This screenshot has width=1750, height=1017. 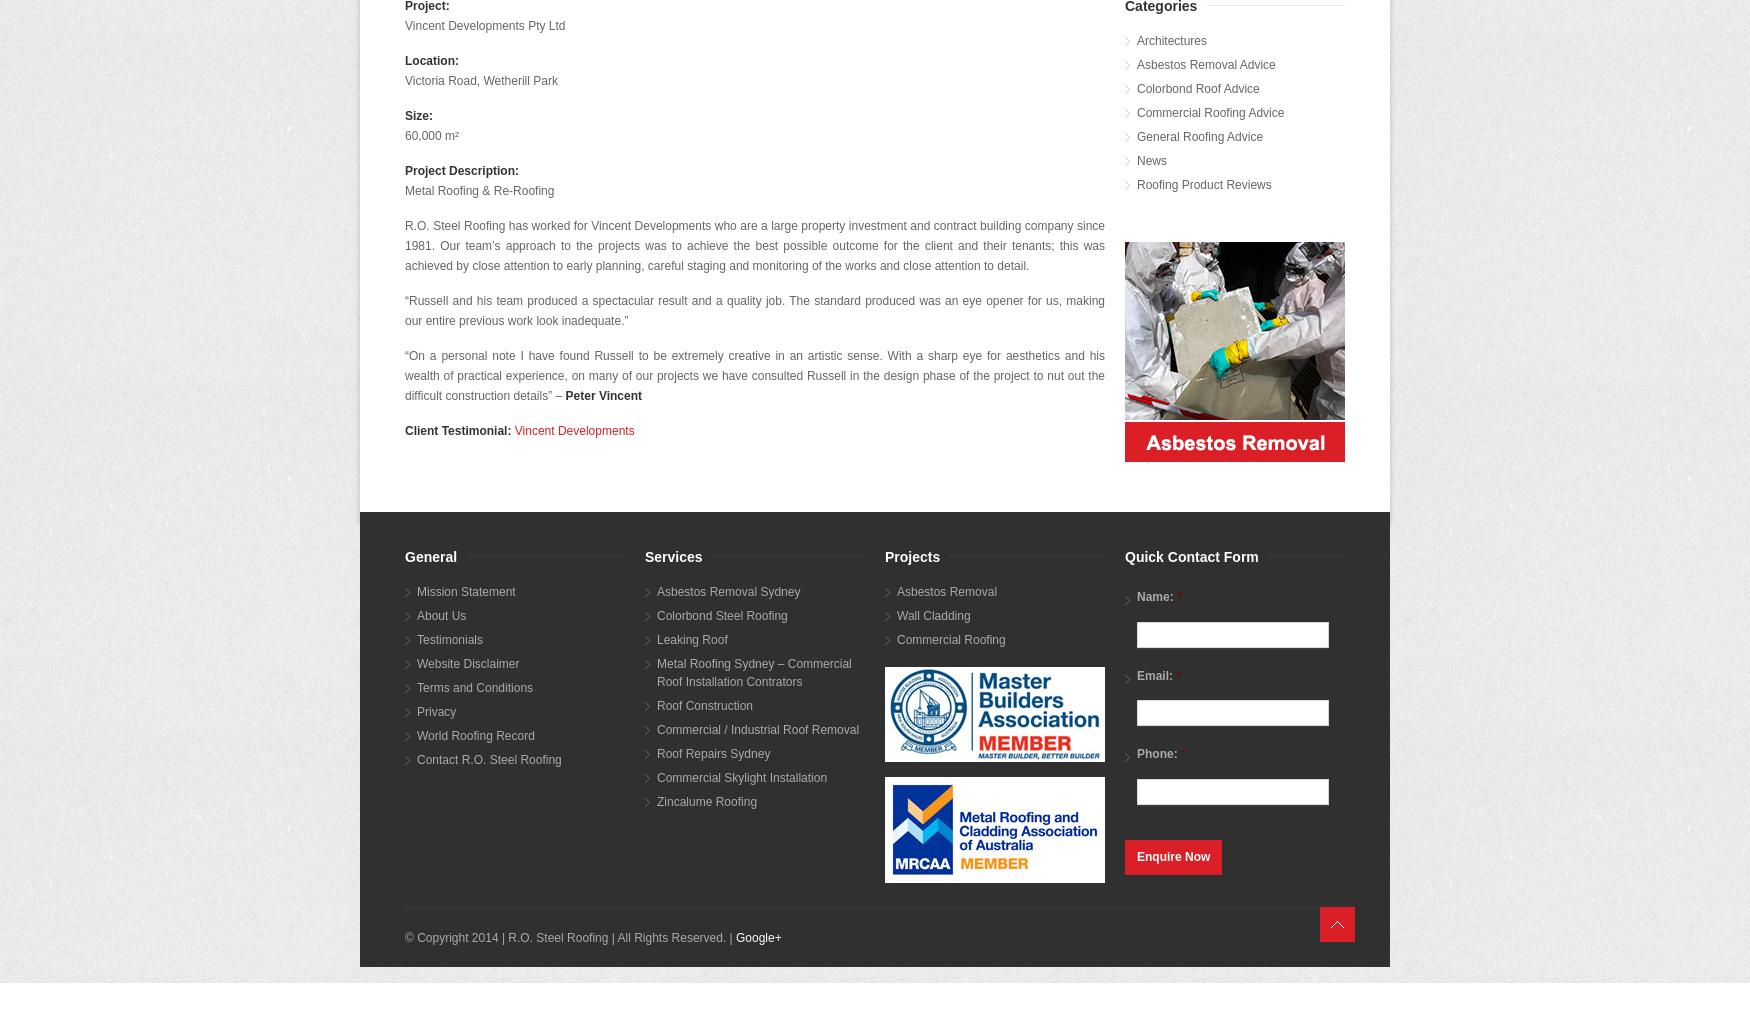 I want to click on 'About Us', so click(x=441, y=613).